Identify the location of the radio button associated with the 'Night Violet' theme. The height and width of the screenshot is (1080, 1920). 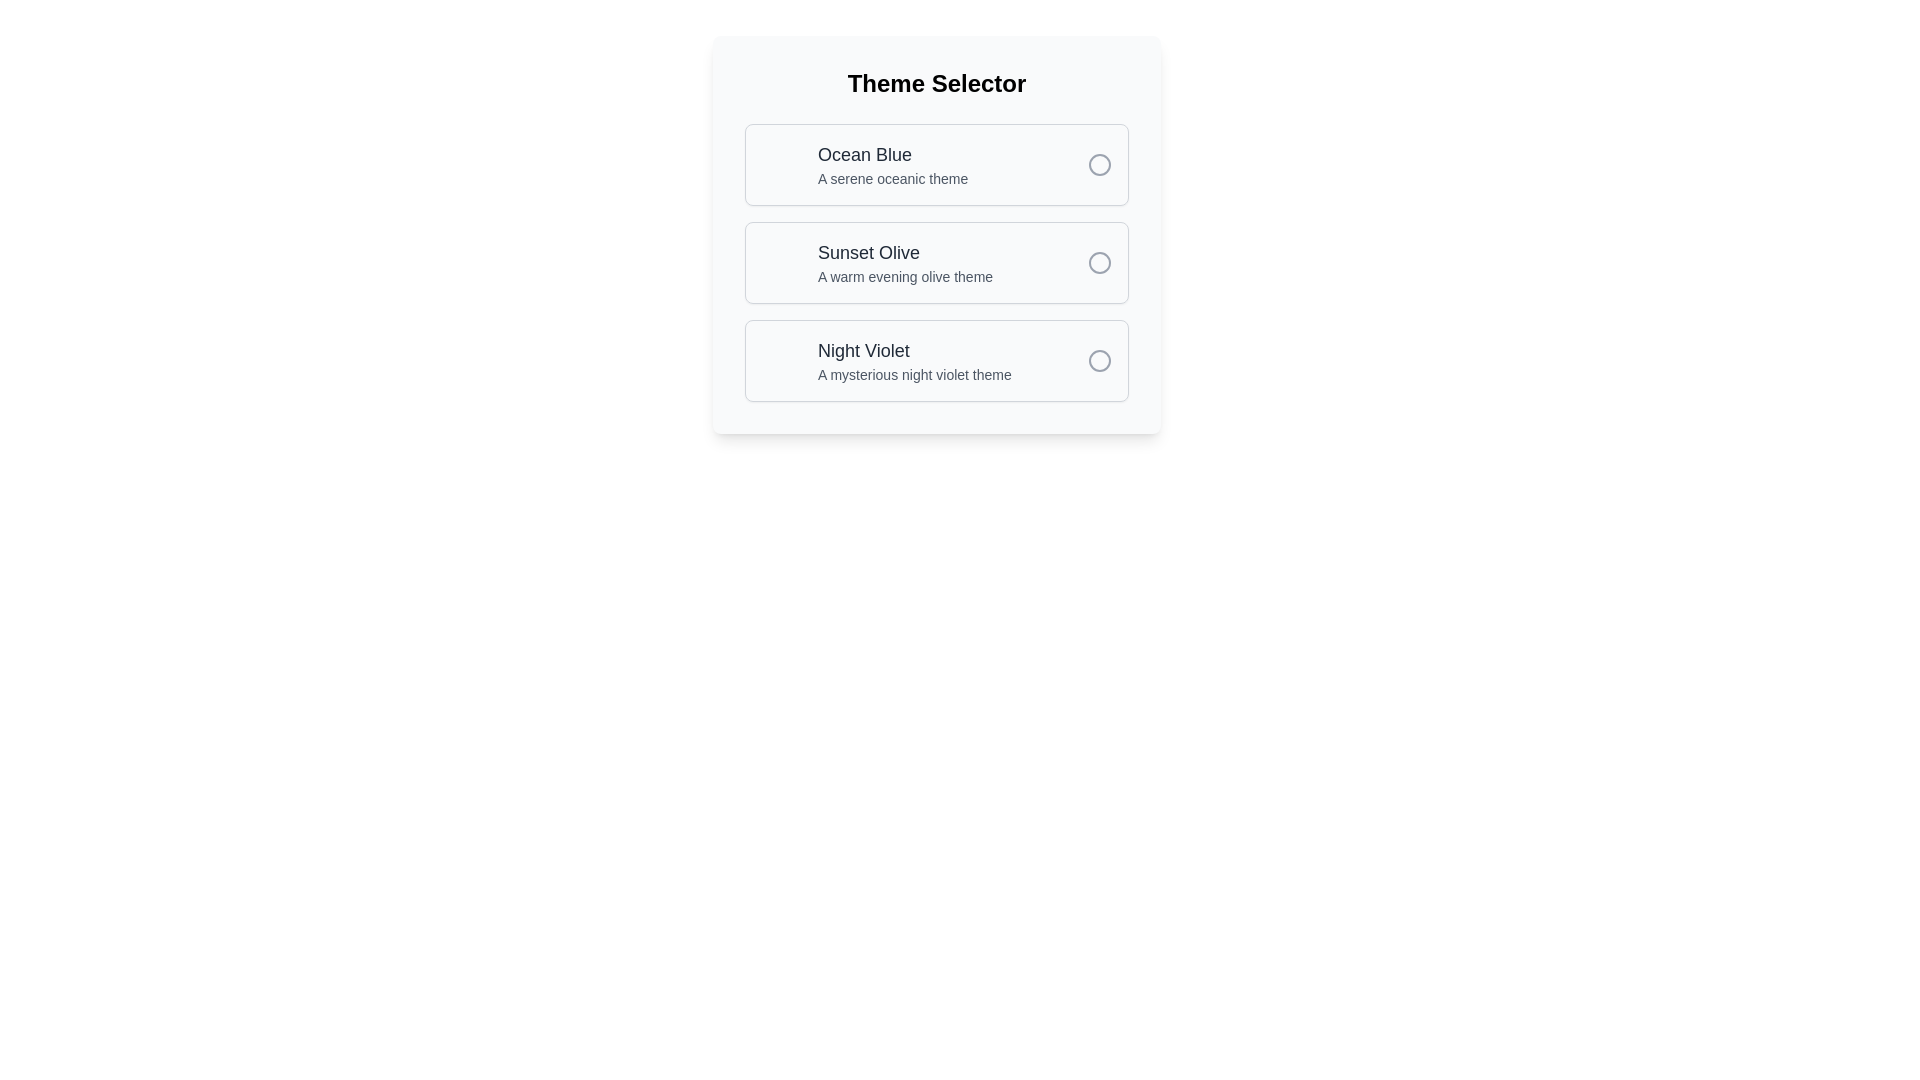
(1098, 361).